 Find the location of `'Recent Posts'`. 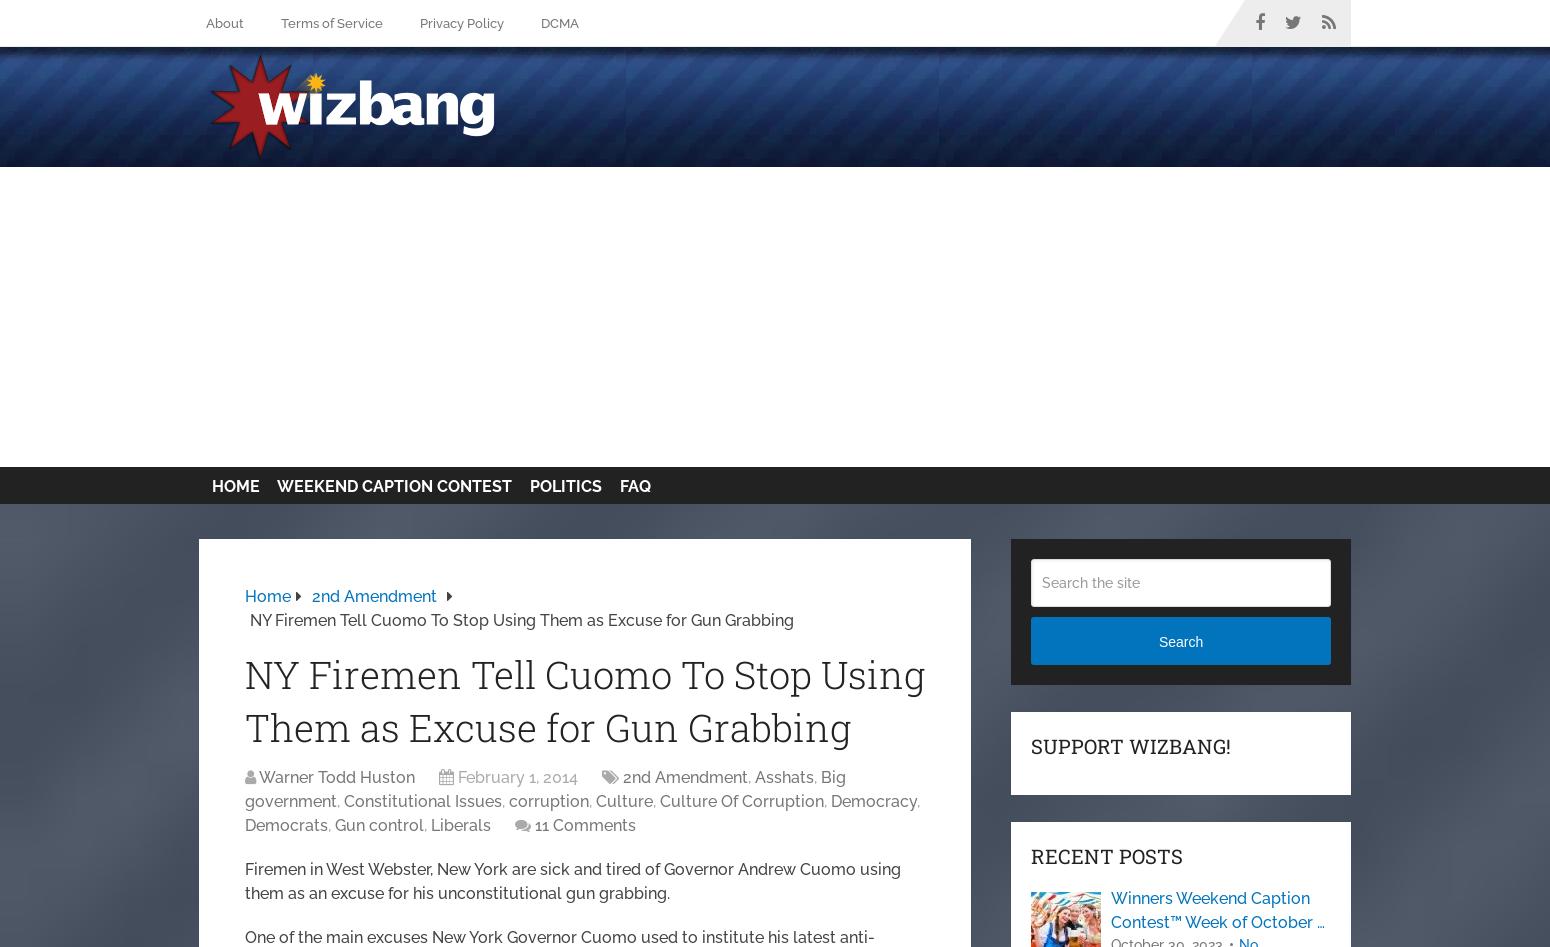

'Recent Posts' is located at coordinates (1106, 854).